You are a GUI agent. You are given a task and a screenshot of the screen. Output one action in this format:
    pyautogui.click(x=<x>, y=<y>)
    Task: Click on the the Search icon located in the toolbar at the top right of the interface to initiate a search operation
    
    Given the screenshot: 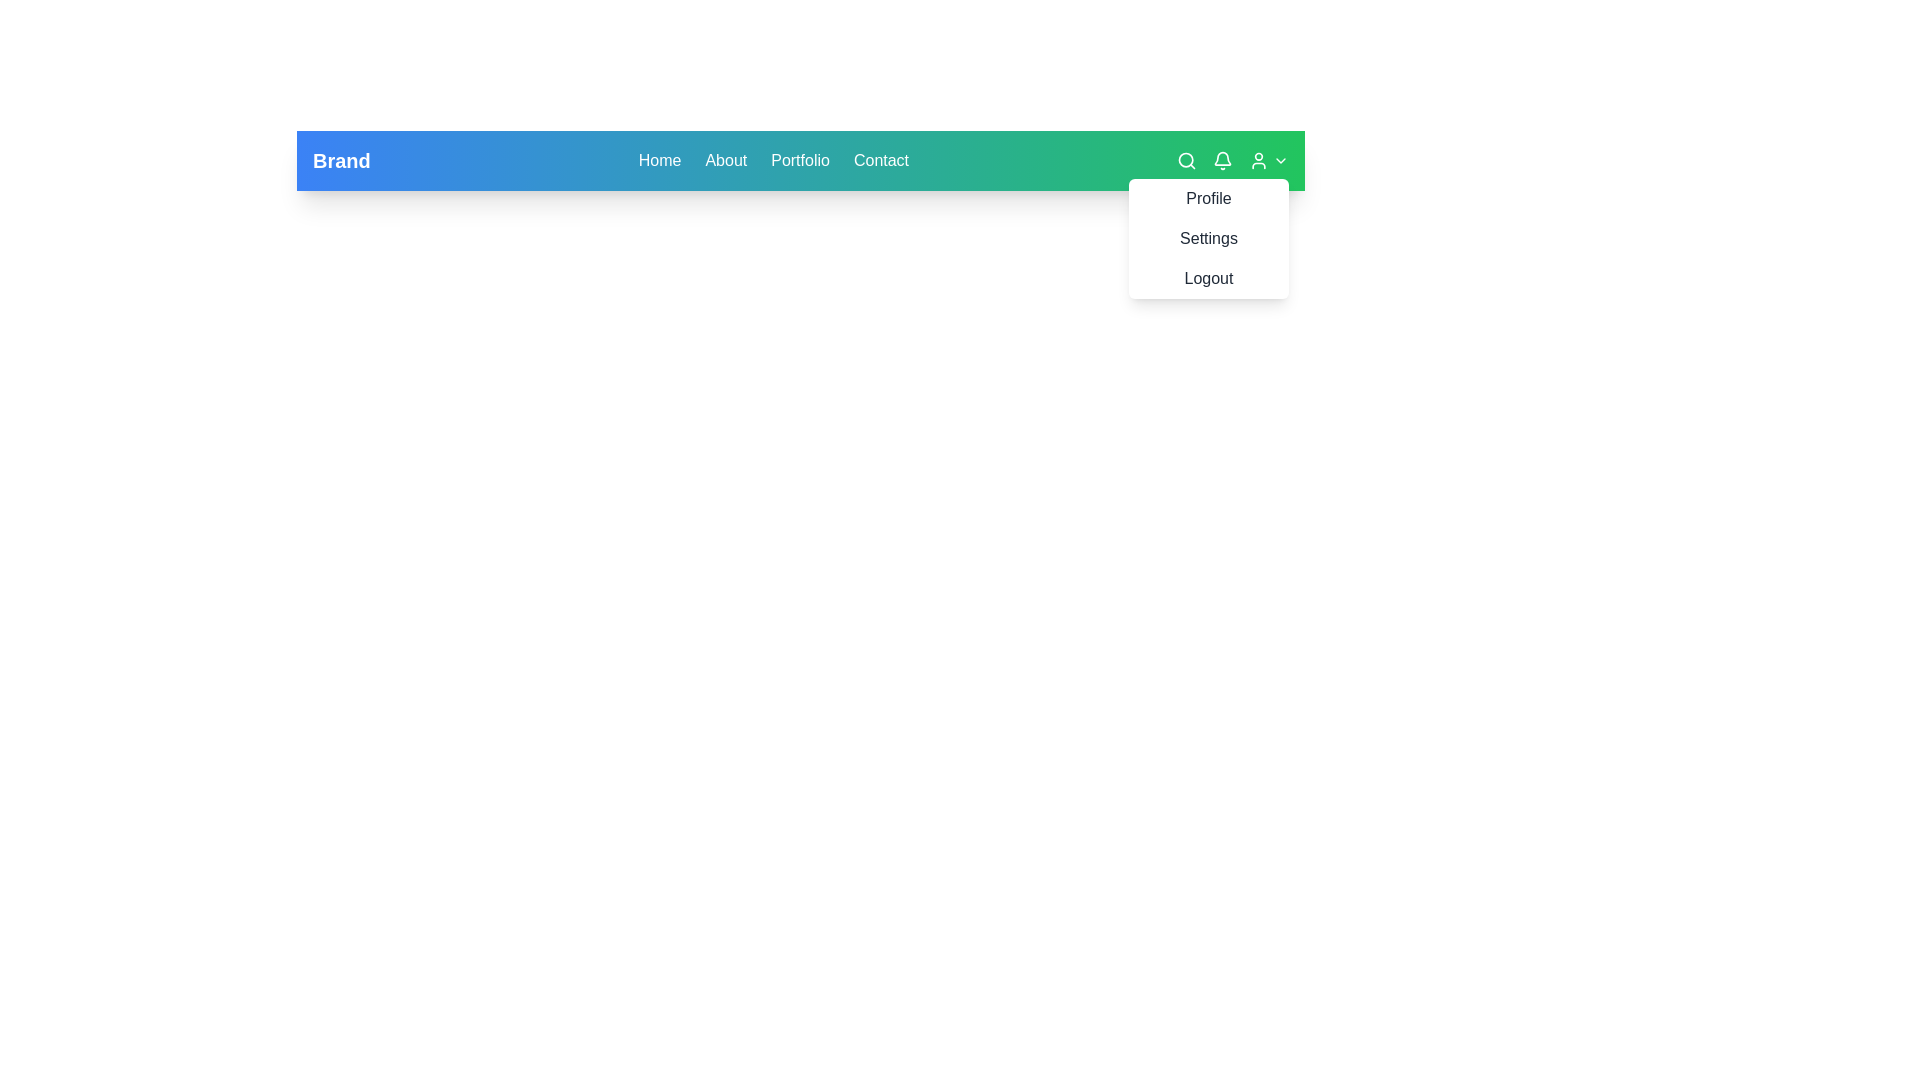 What is the action you would take?
    pyautogui.click(x=1186, y=160)
    